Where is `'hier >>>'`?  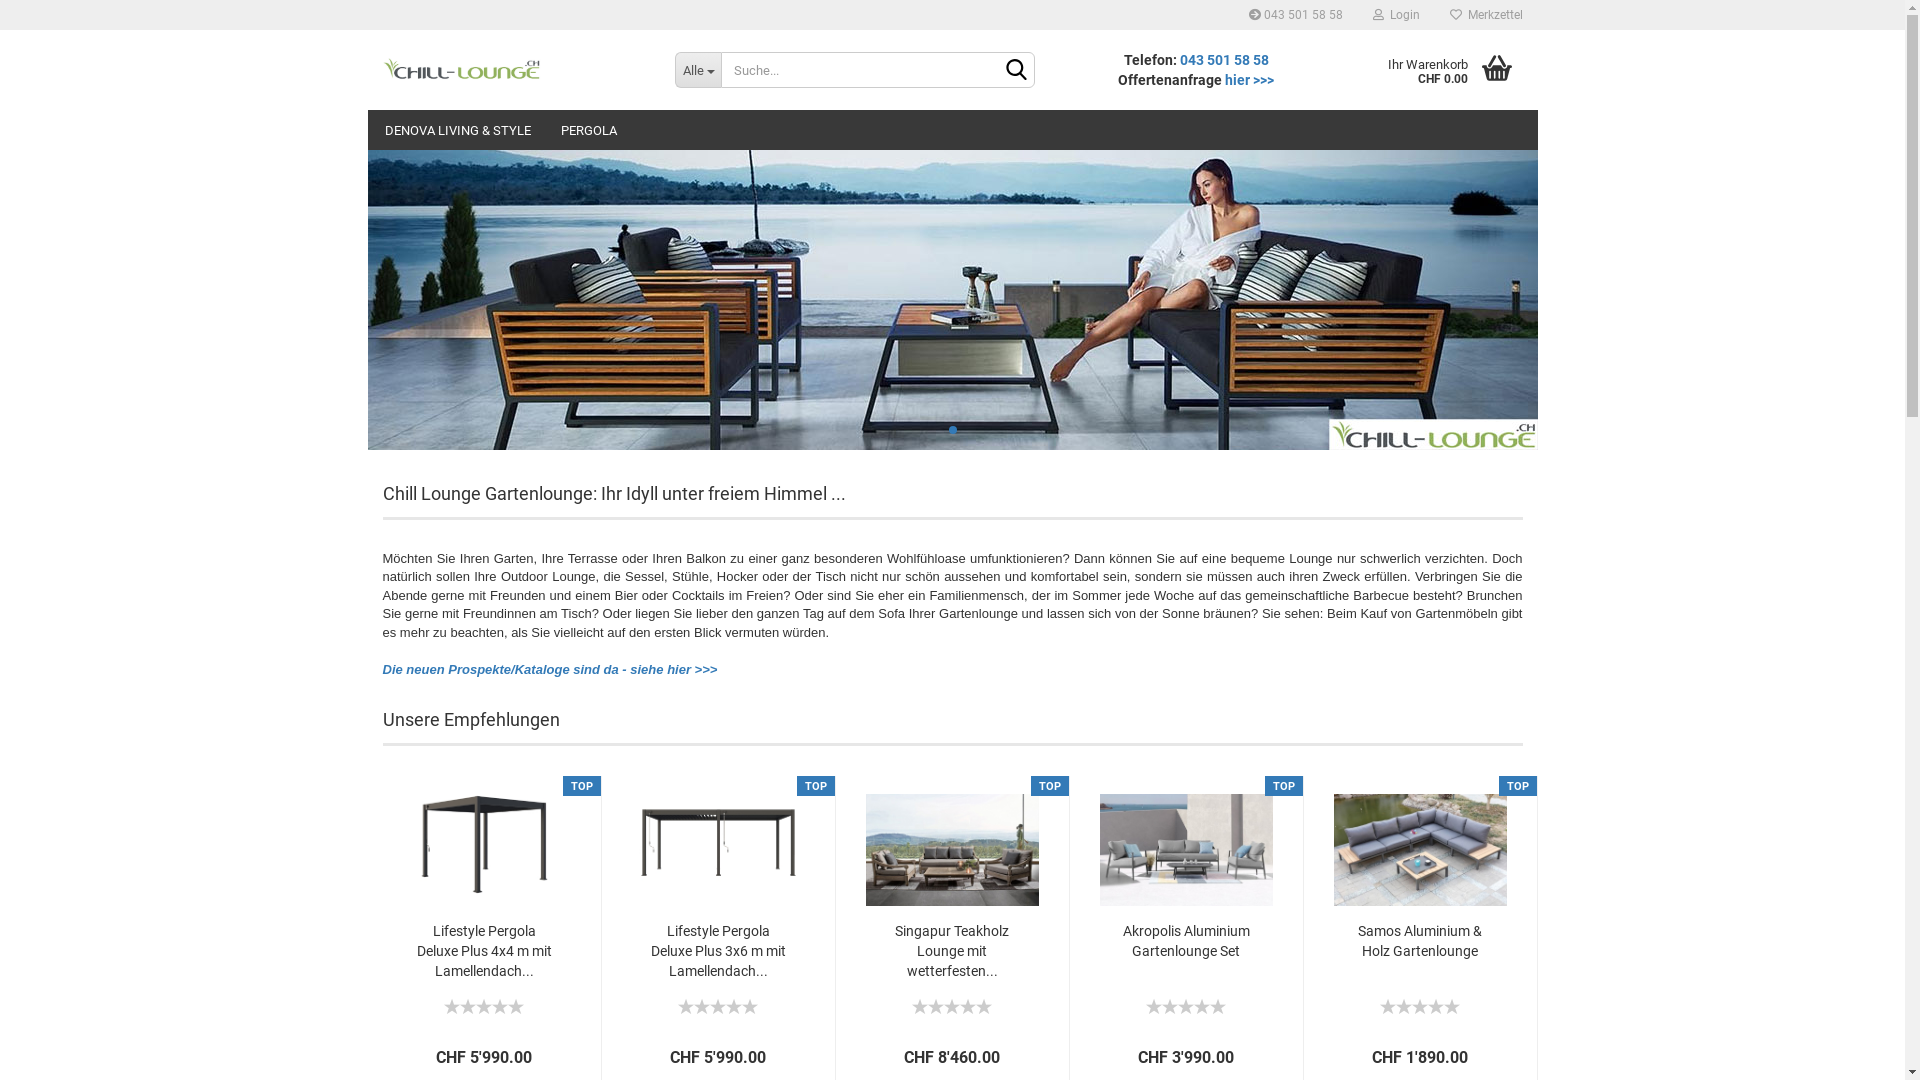 'hier >>>' is located at coordinates (1248, 79).